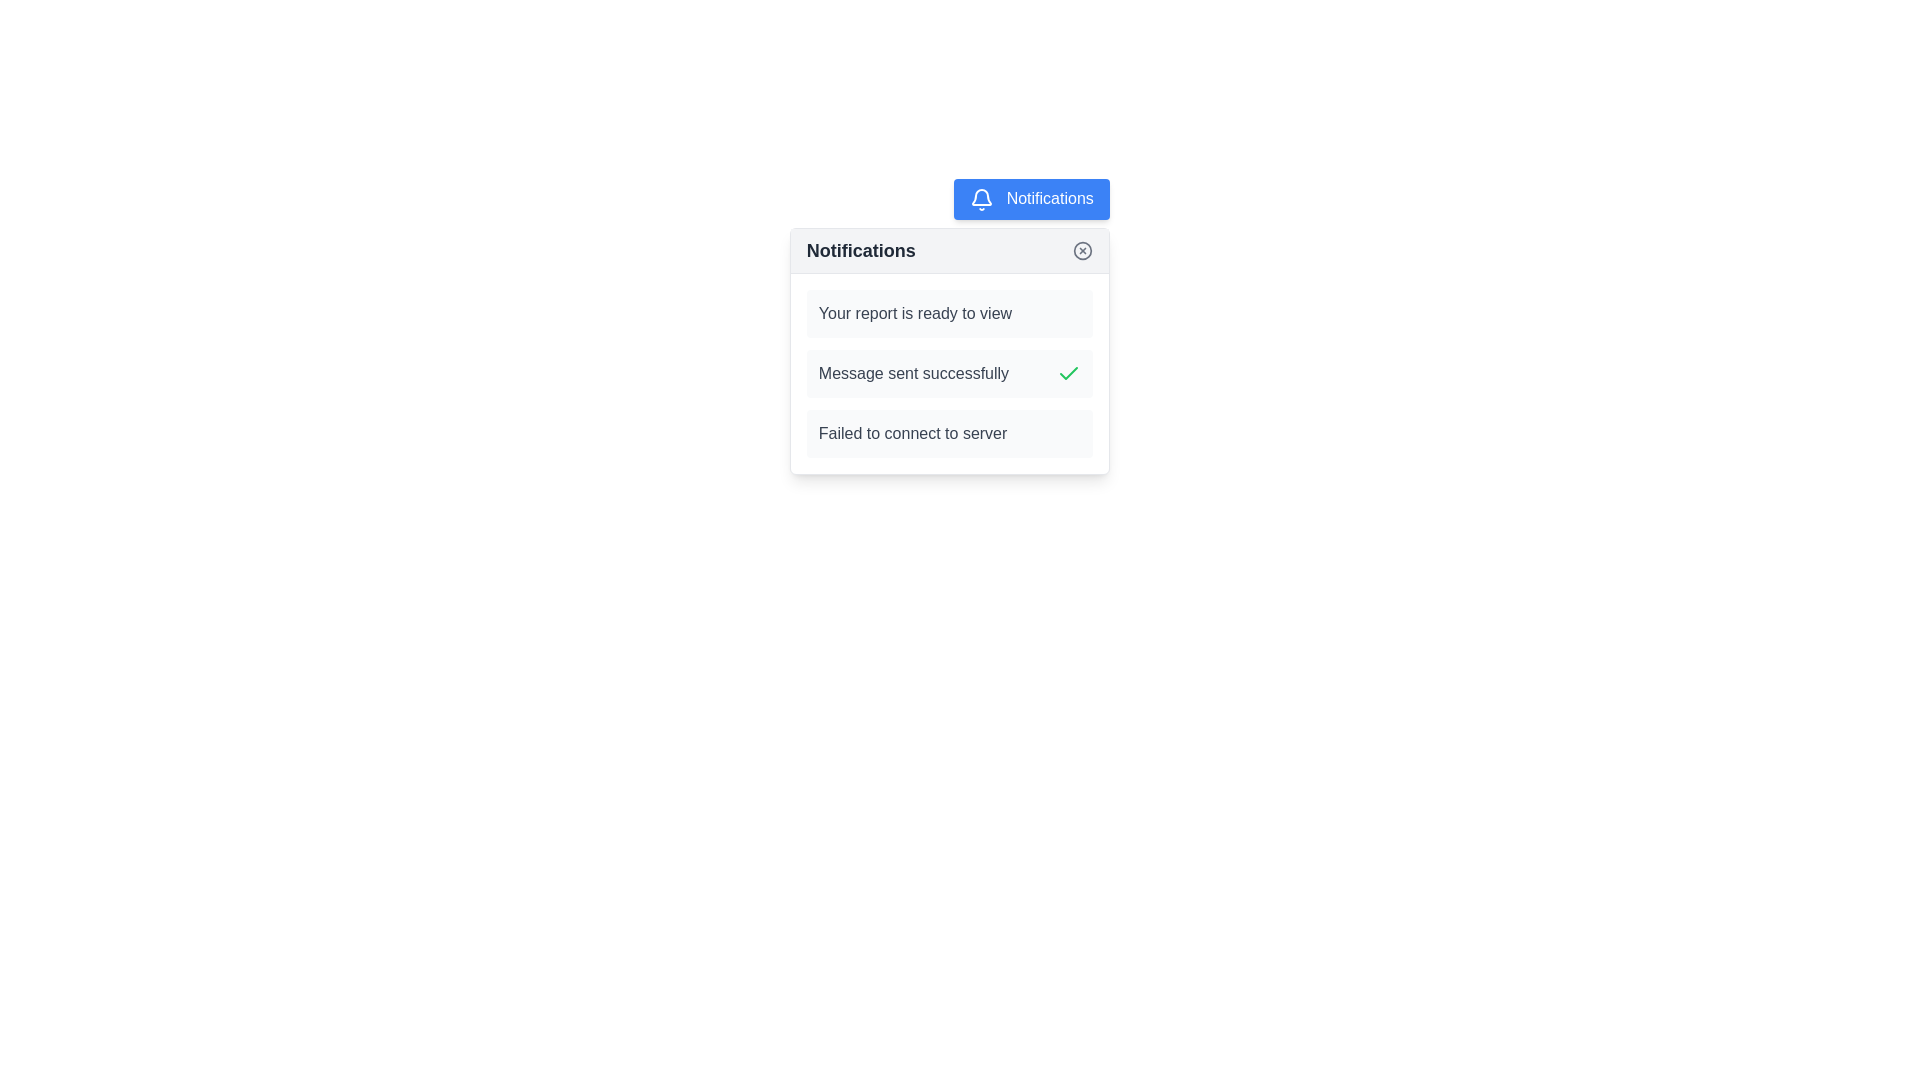 The image size is (1920, 1080). What do you see at coordinates (1032, 199) in the screenshot?
I see `the 'Notifications' button, which has a blue background and white text along with a bell icon` at bounding box center [1032, 199].